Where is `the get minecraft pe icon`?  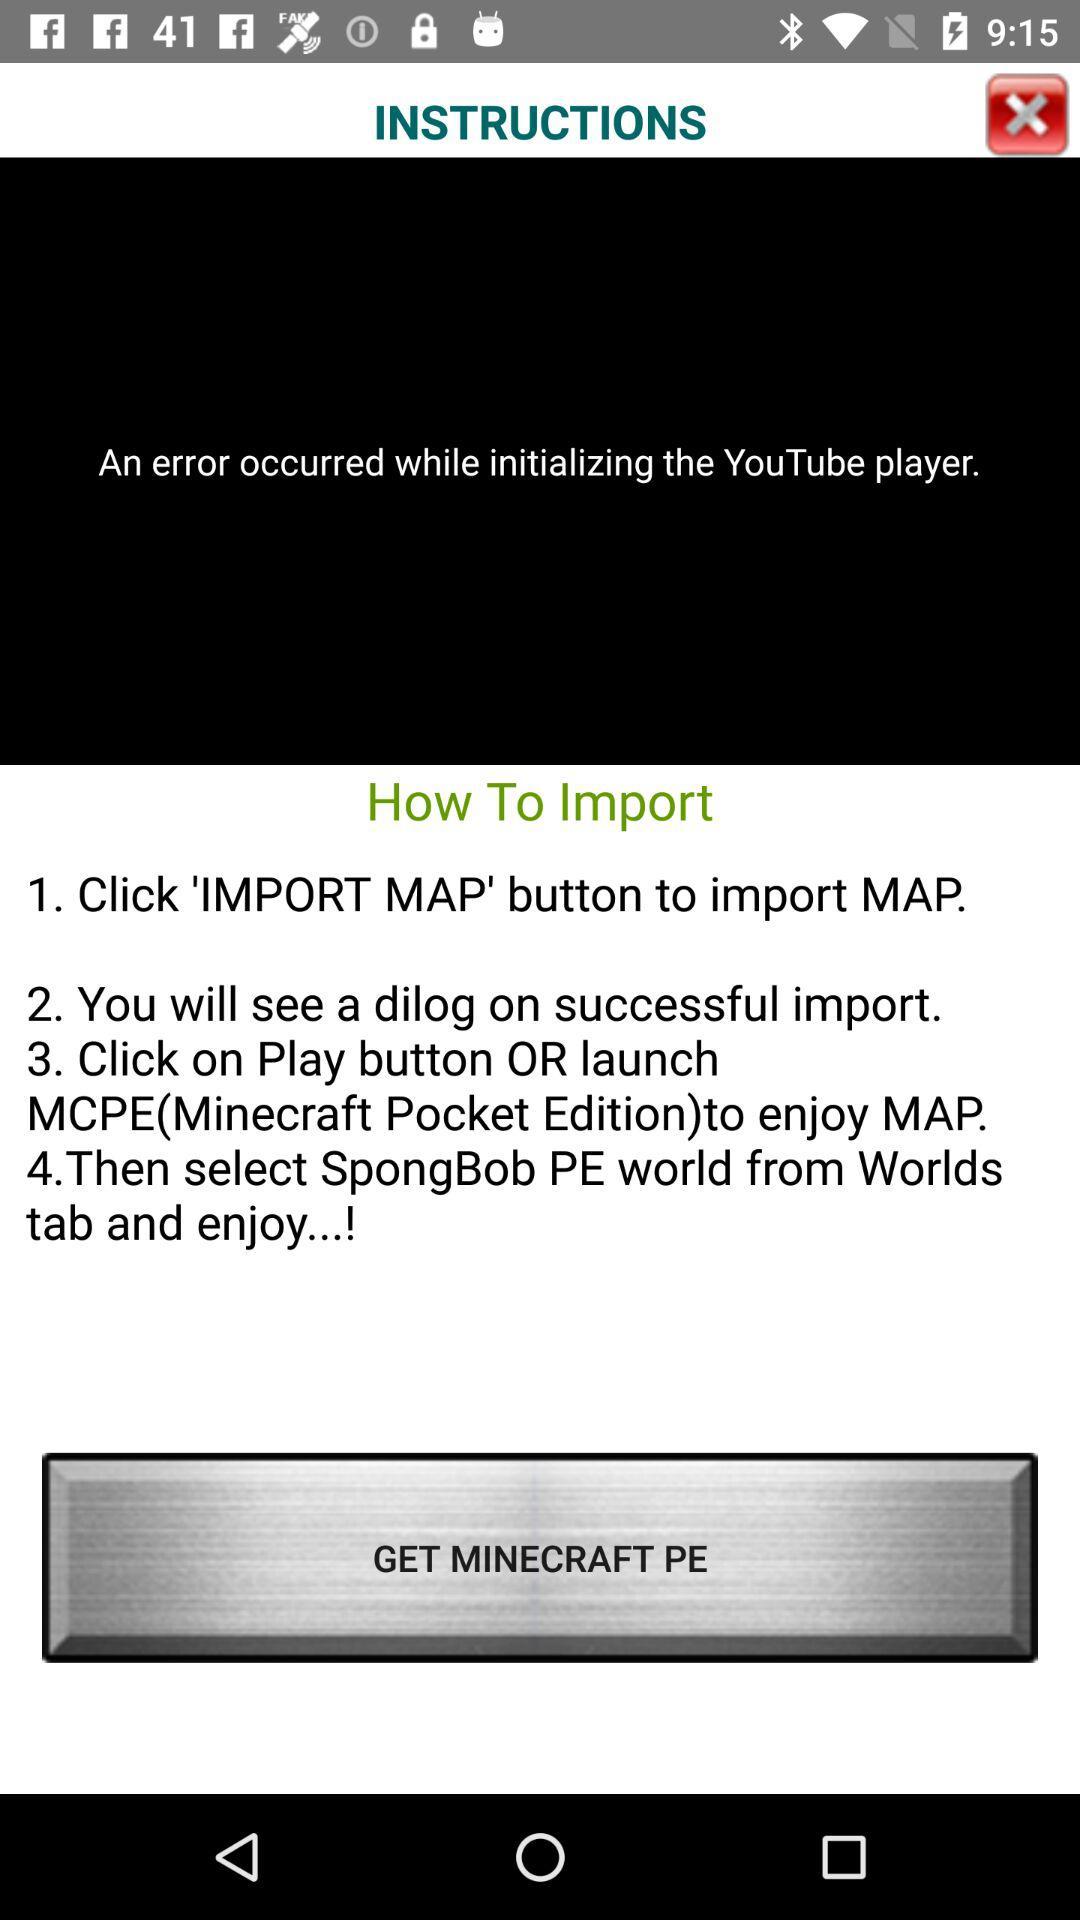
the get minecraft pe icon is located at coordinates (540, 1556).